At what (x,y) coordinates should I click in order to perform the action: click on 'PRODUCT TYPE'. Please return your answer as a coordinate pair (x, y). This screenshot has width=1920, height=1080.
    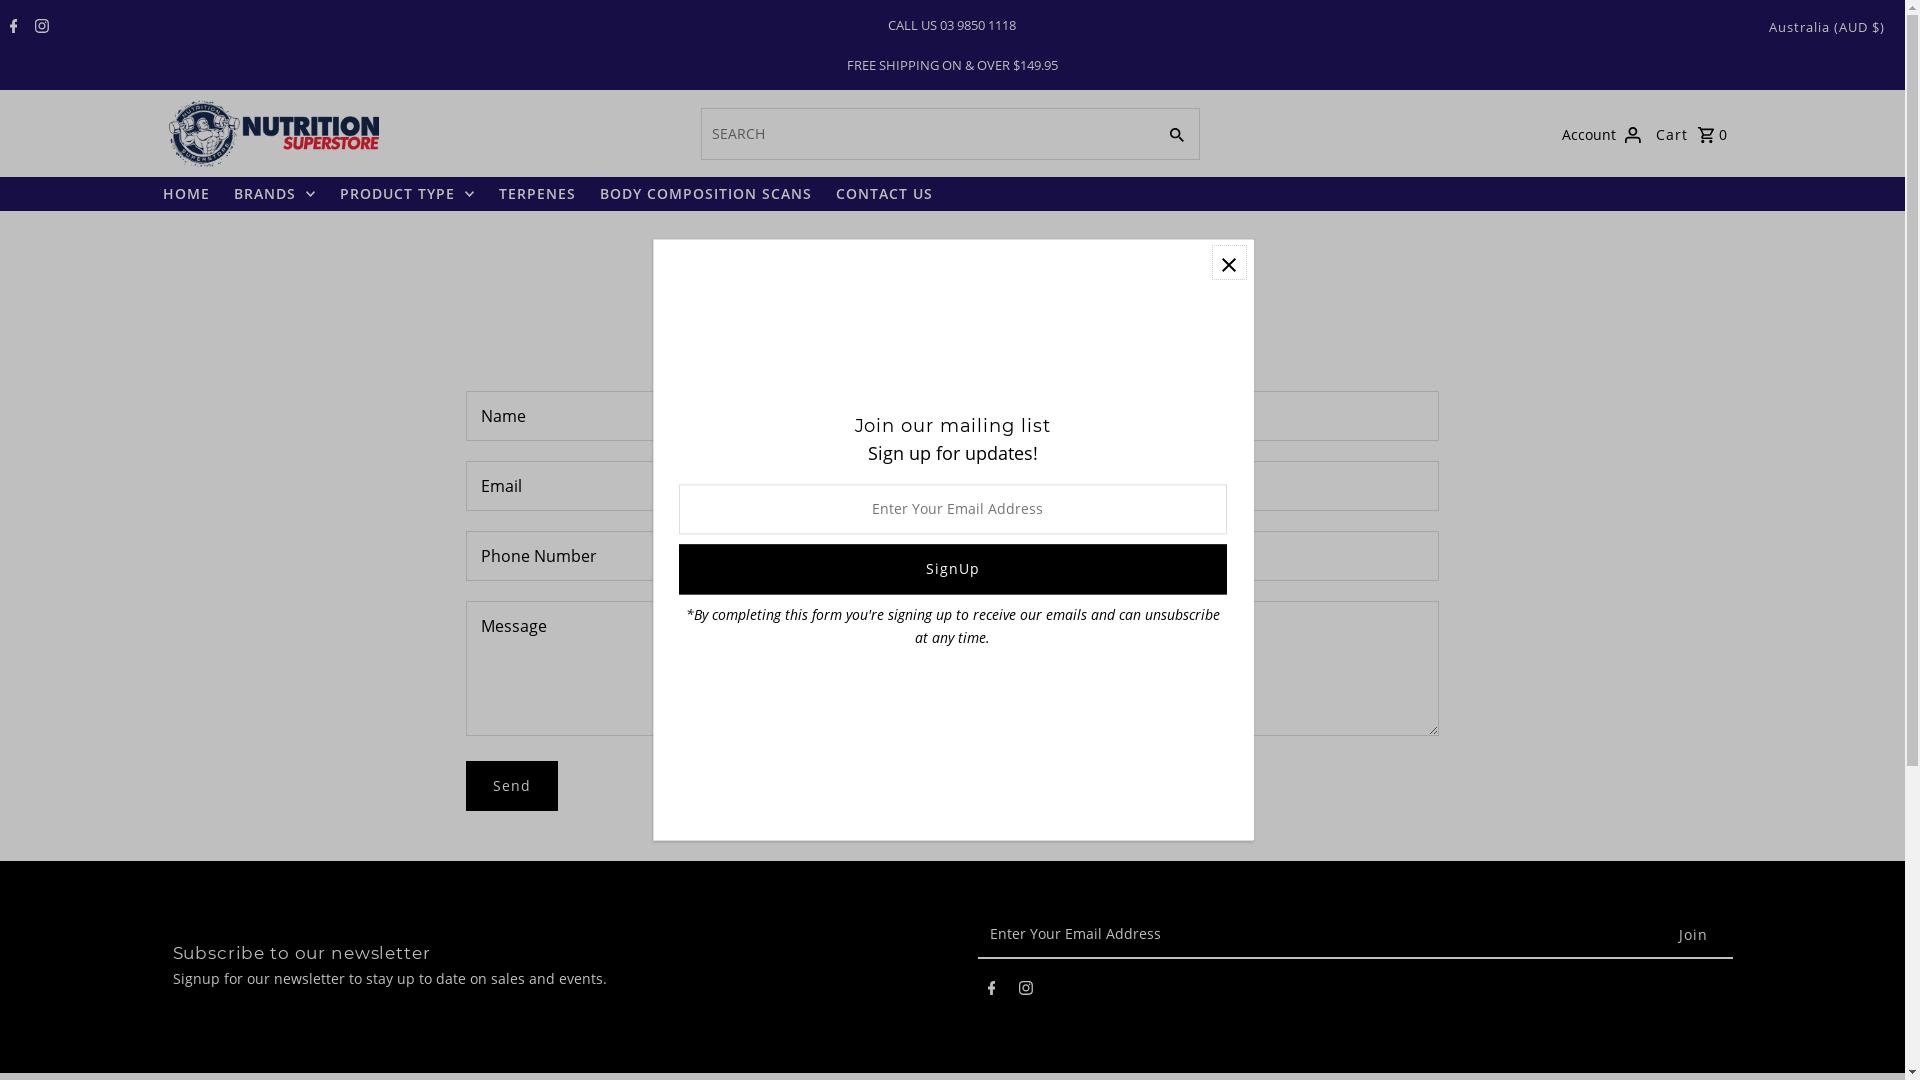
    Looking at the image, I should click on (330, 193).